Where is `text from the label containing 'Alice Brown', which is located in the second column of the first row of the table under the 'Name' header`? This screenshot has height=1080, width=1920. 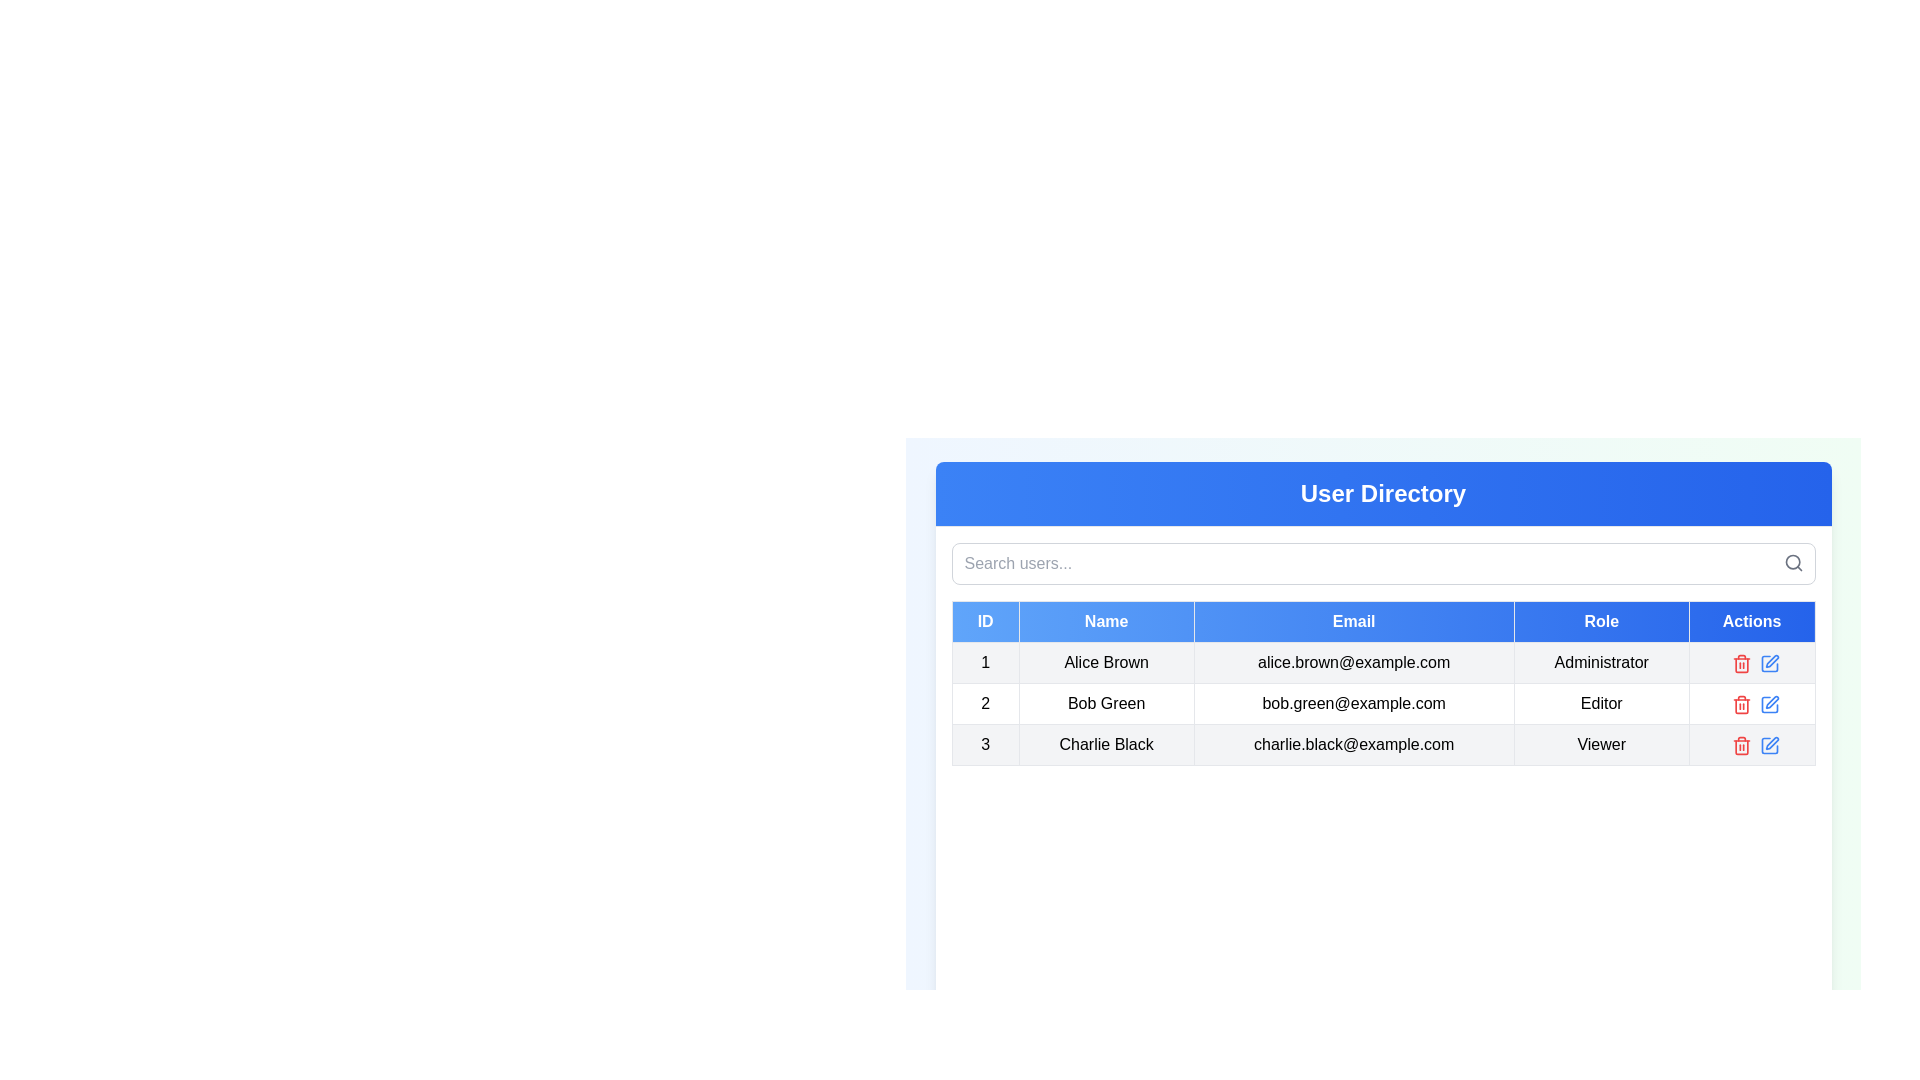 text from the label containing 'Alice Brown', which is located in the second column of the first row of the table under the 'Name' header is located at coordinates (1105, 663).